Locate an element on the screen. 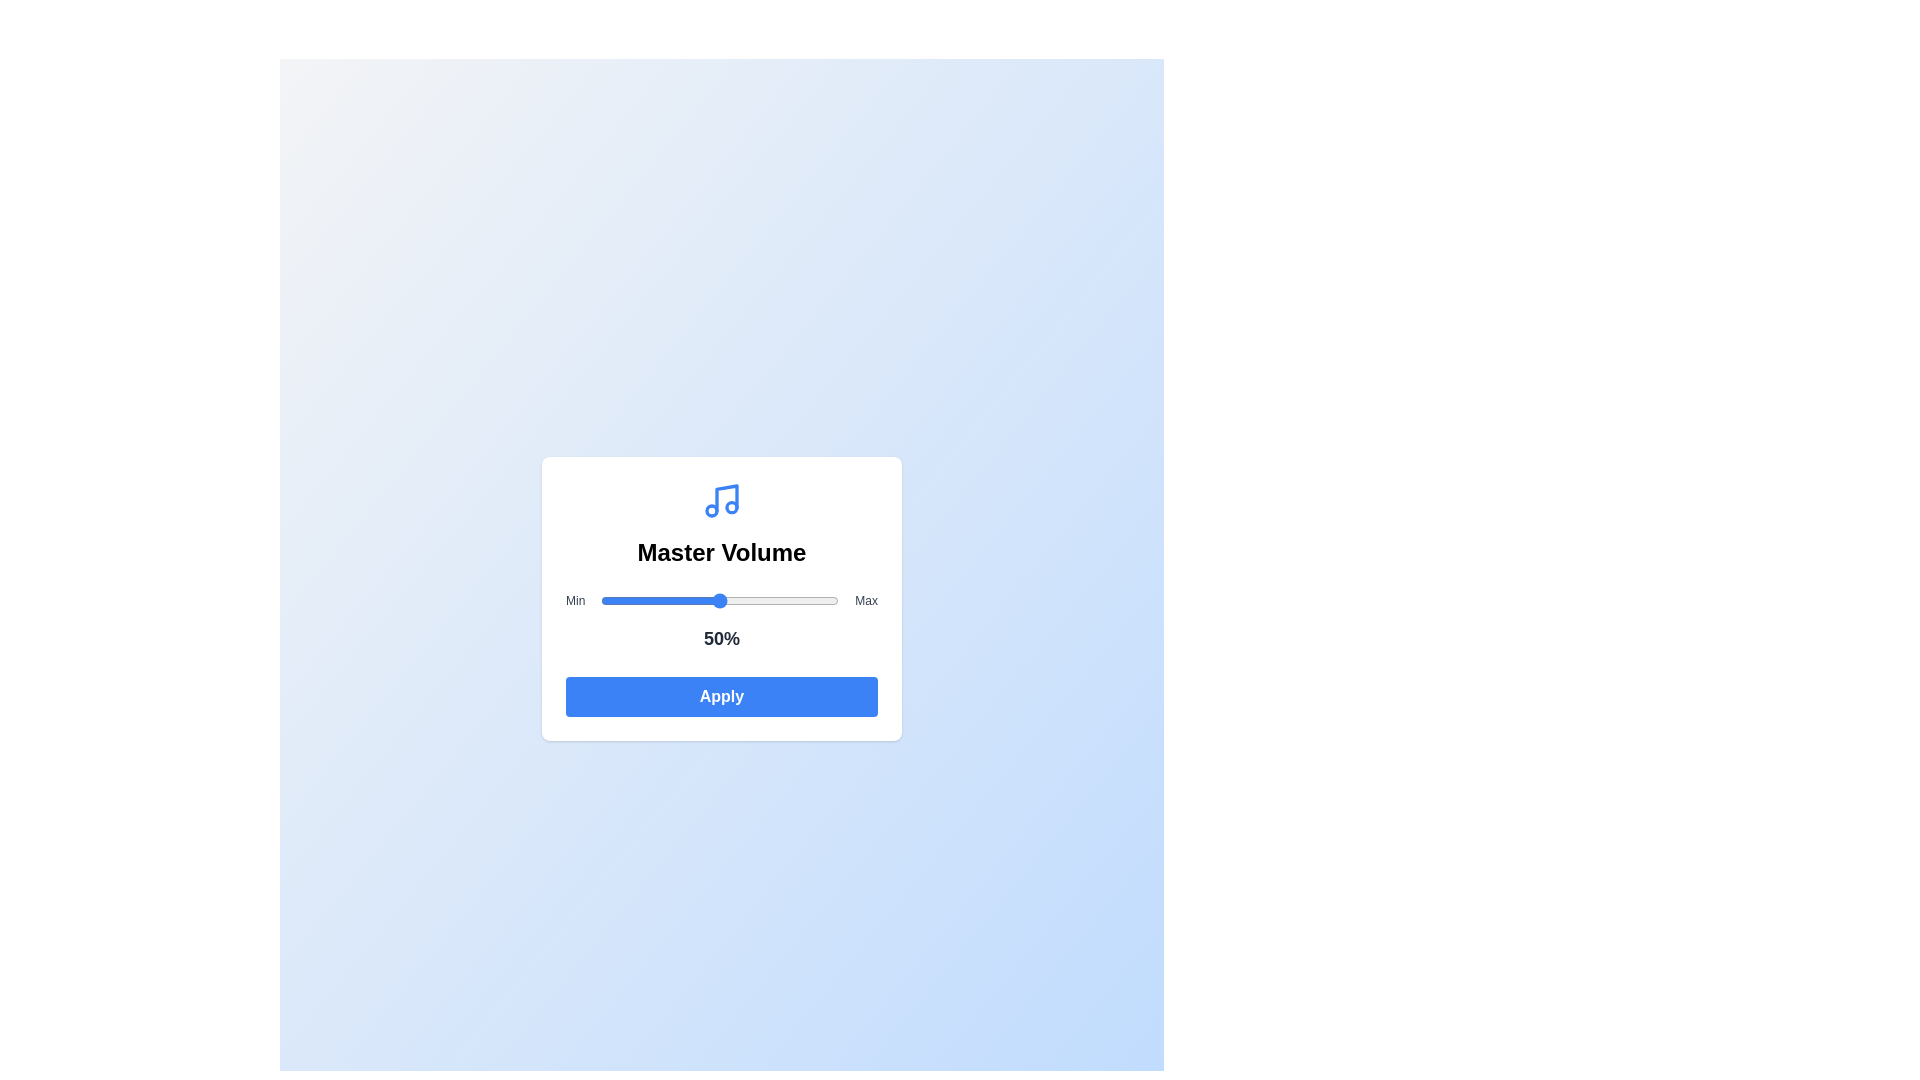  the Apply button to confirm the selected volume is located at coordinates (720, 696).